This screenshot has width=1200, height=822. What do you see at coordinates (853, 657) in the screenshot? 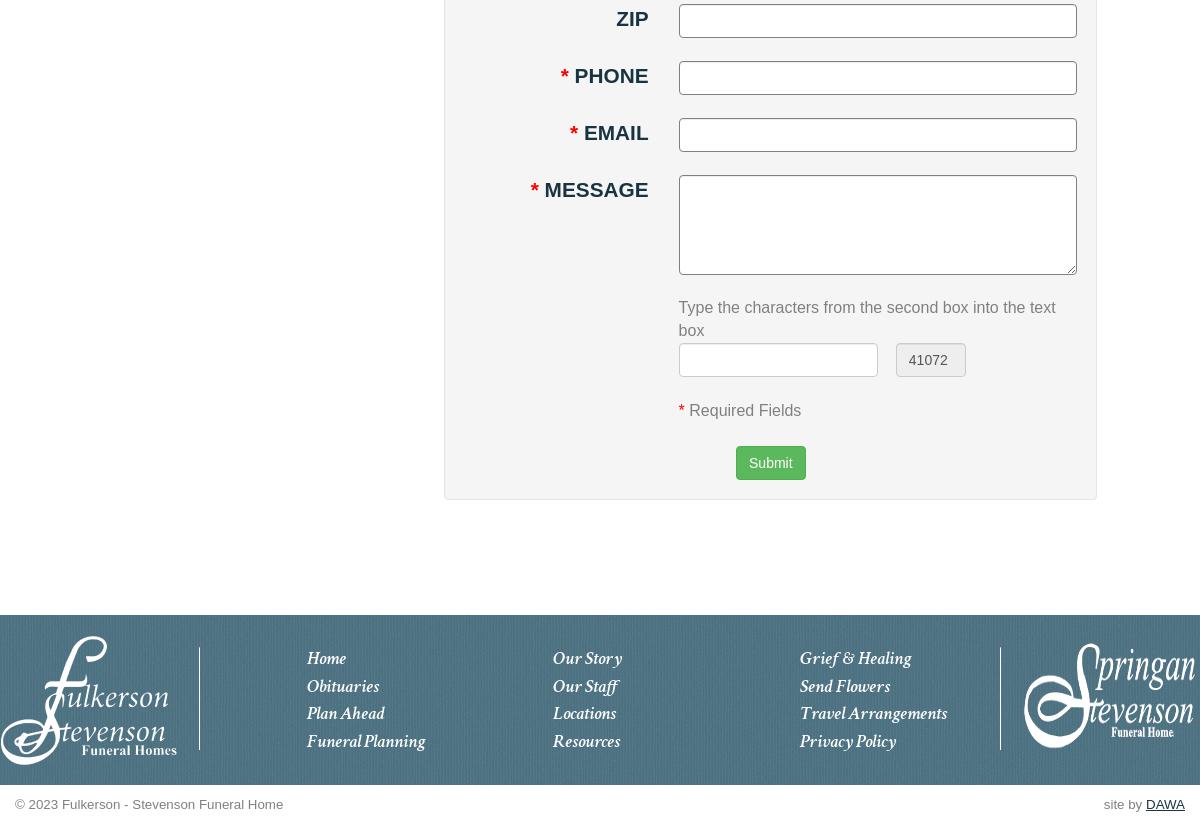
I see `'Grief & Healing'` at bounding box center [853, 657].